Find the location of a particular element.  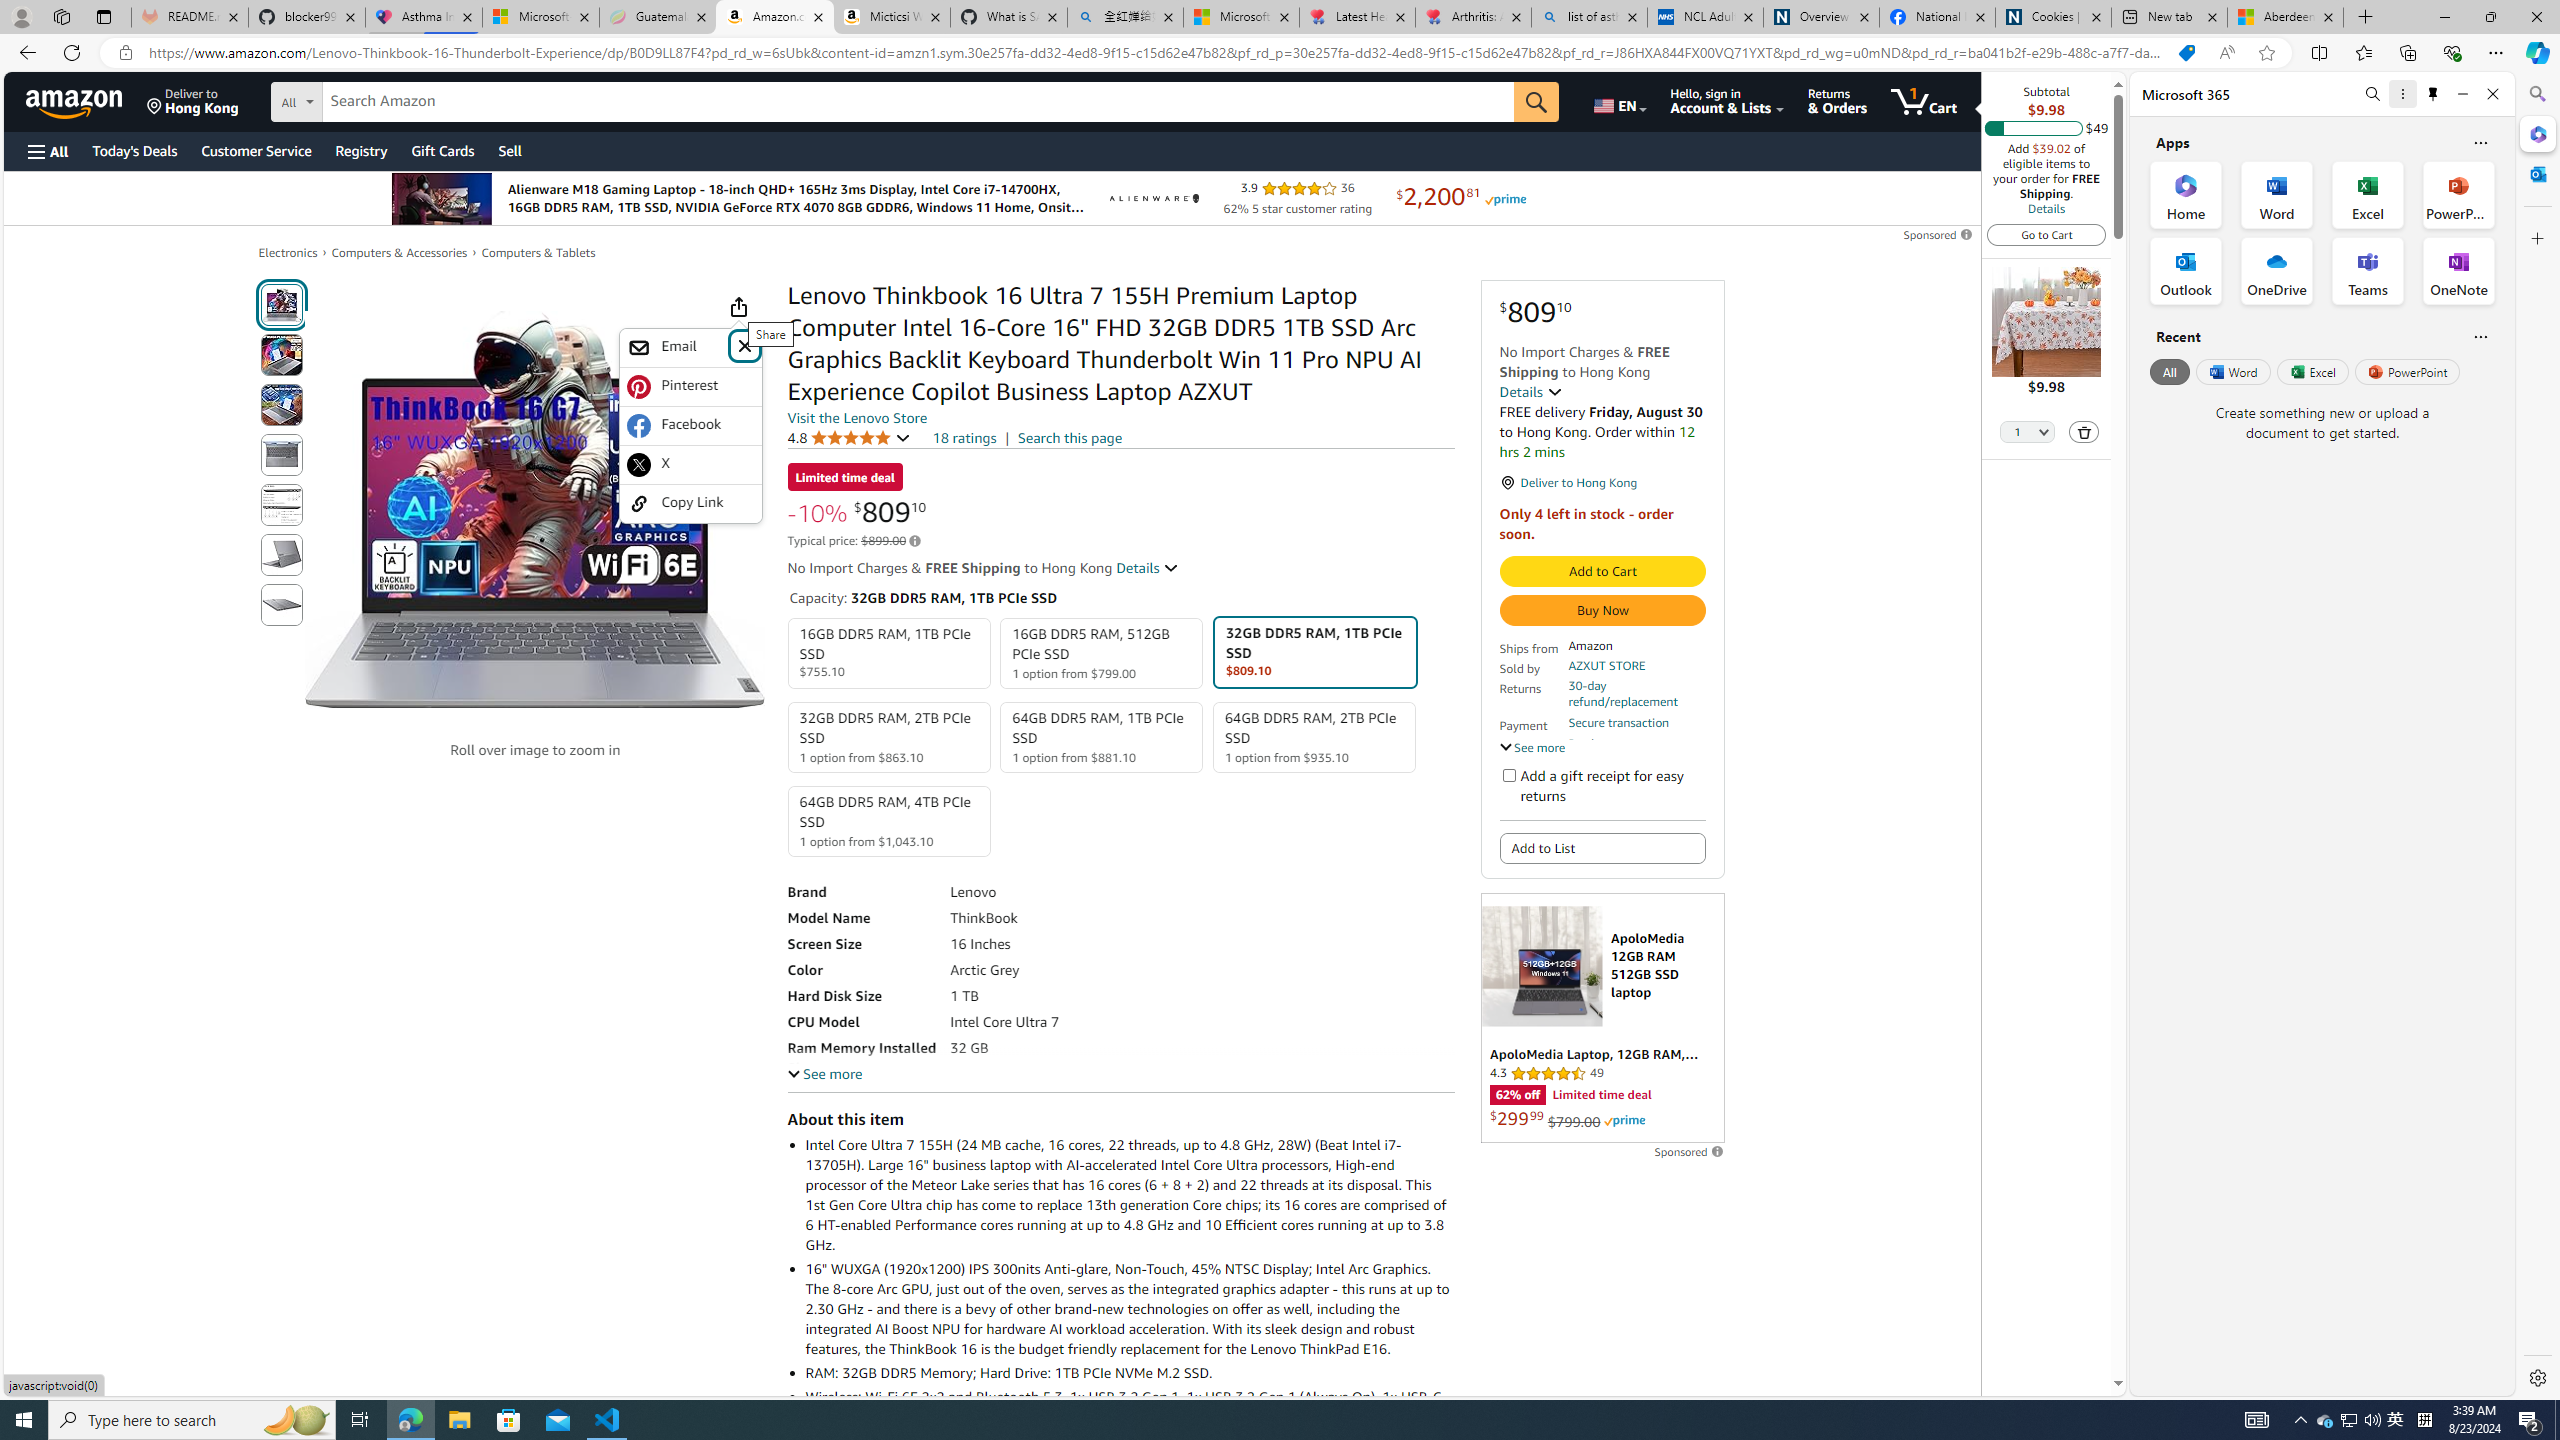

'32GB DDR5 RAM, 1TB PCIe SSD $809.10' is located at coordinates (1313, 651).